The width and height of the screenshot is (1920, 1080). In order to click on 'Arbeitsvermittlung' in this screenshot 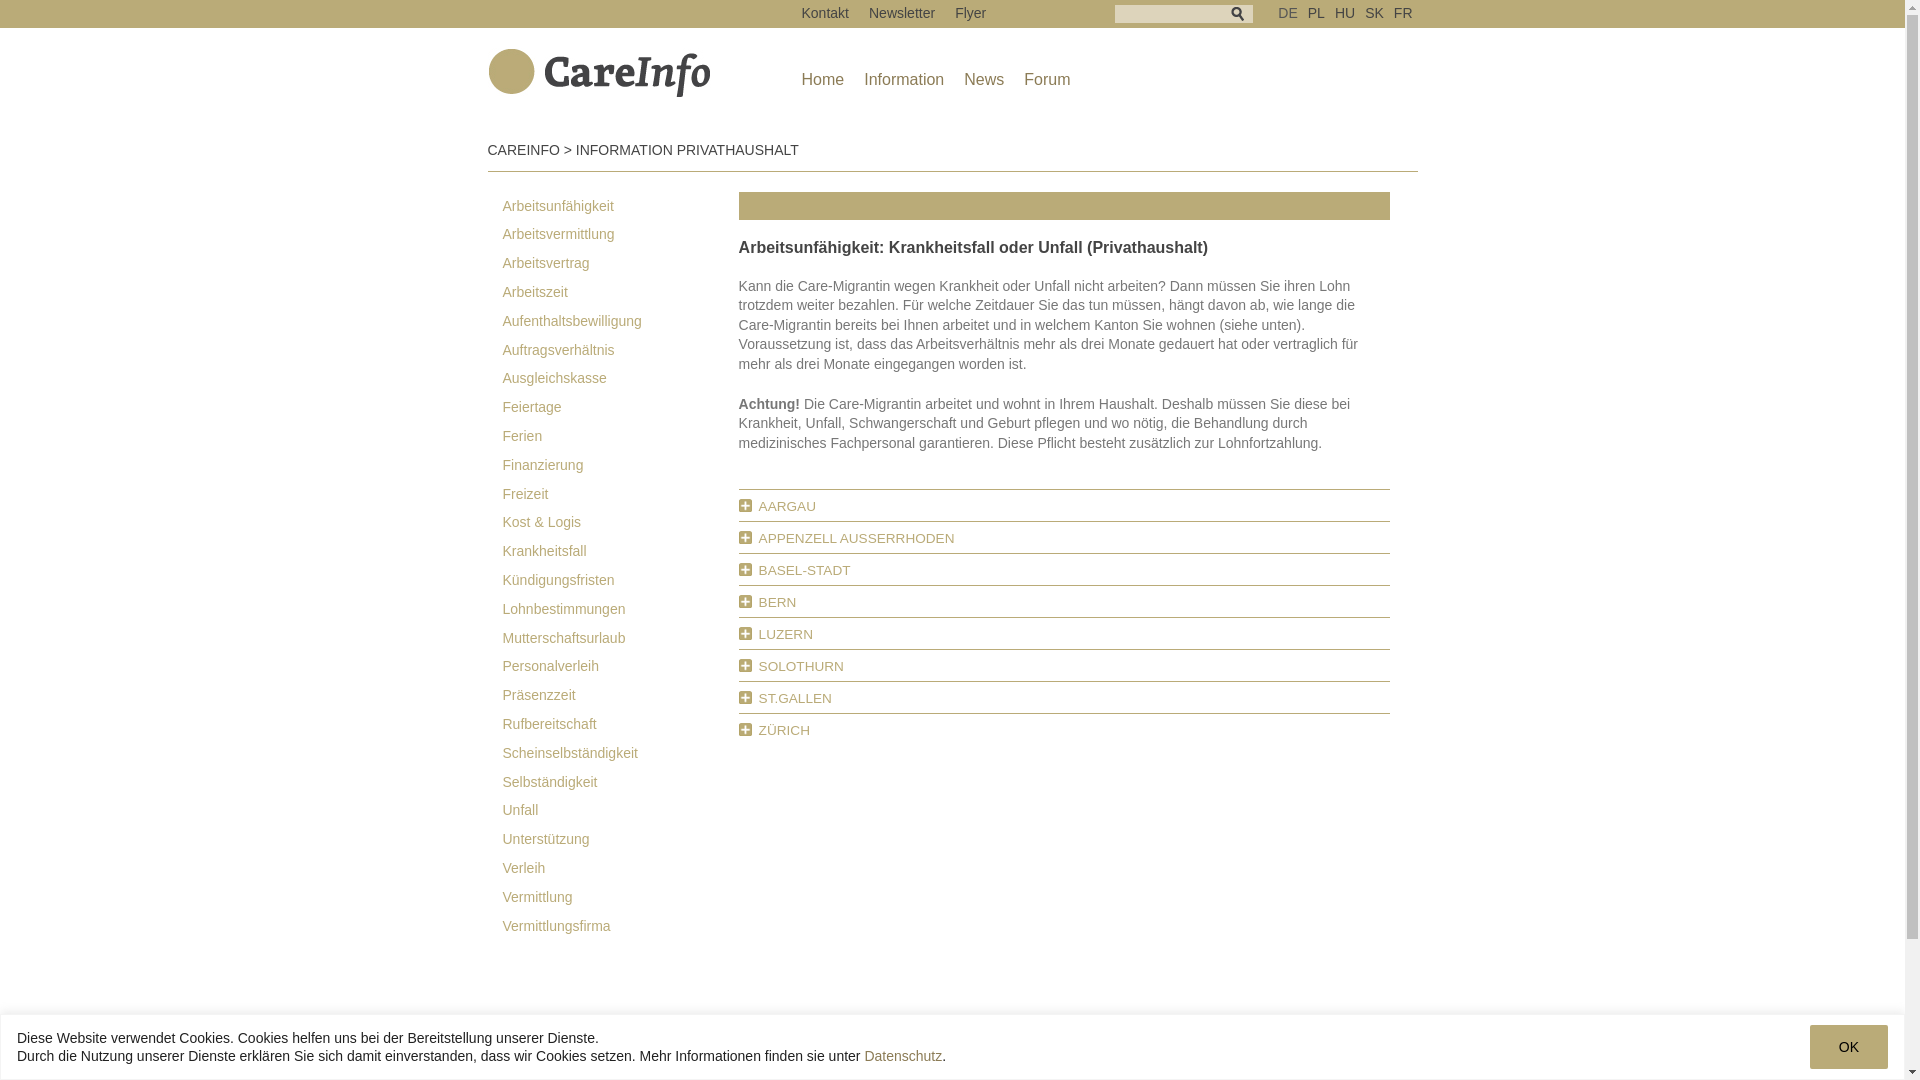, I will do `click(619, 233)`.